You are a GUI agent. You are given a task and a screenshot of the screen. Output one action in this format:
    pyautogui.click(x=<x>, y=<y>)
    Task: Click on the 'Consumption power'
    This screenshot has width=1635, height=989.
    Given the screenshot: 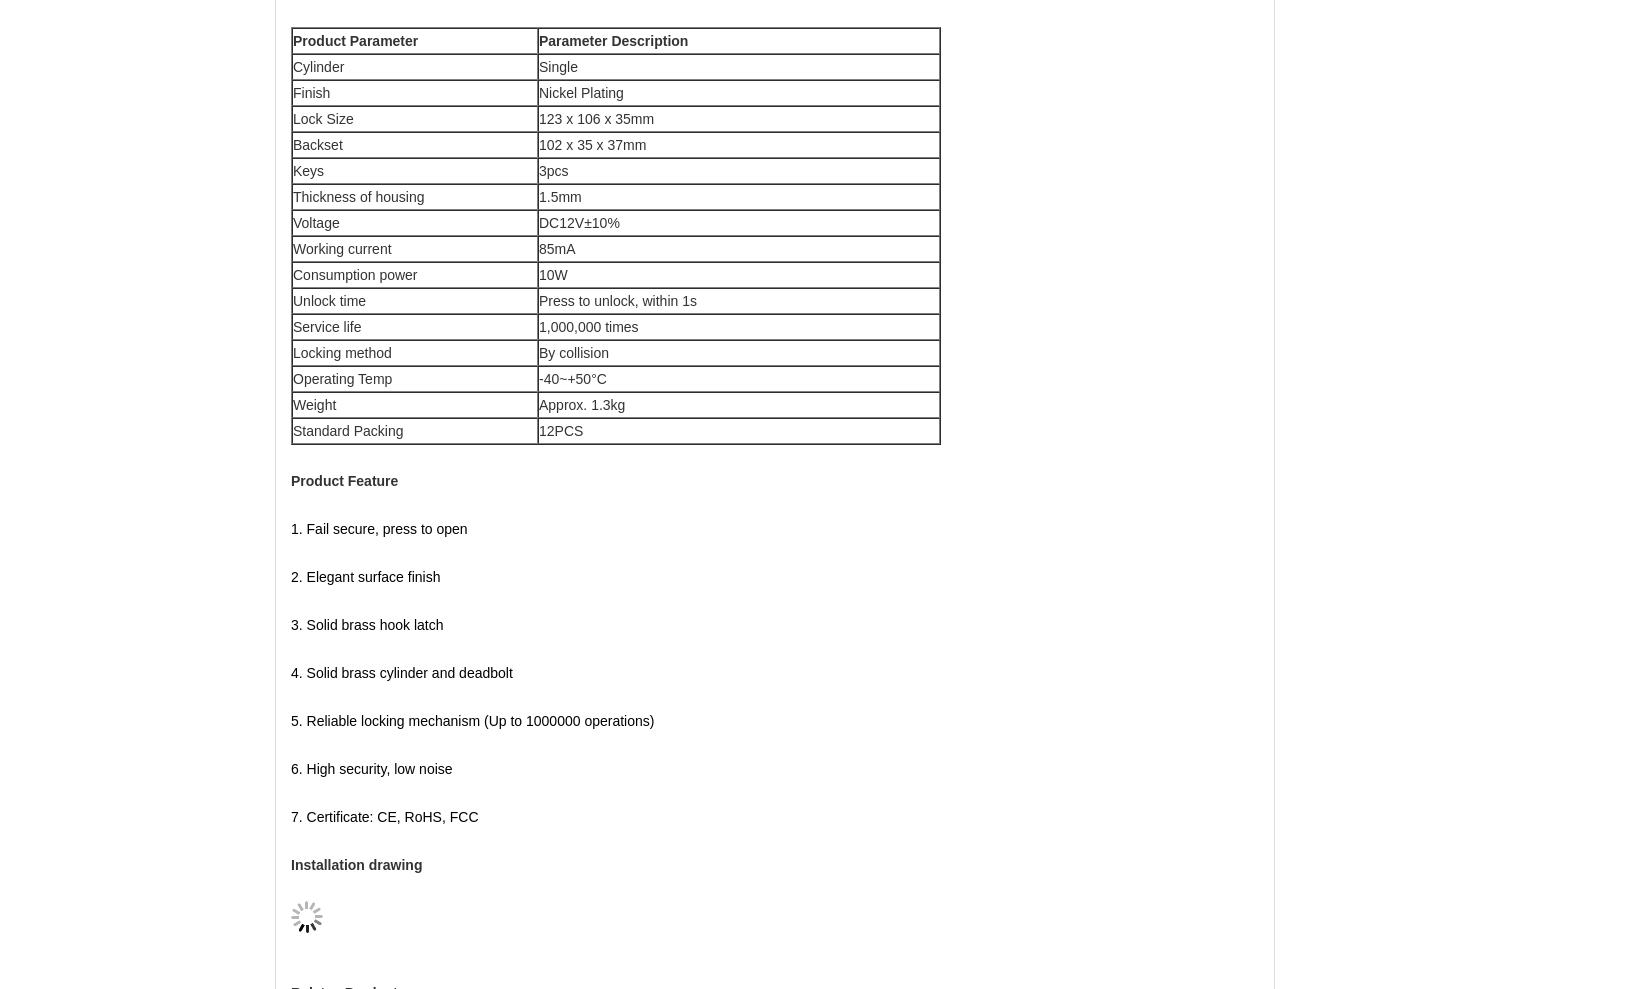 What is the action you would take?
    pyautogui.click(x=292, y=274)
    